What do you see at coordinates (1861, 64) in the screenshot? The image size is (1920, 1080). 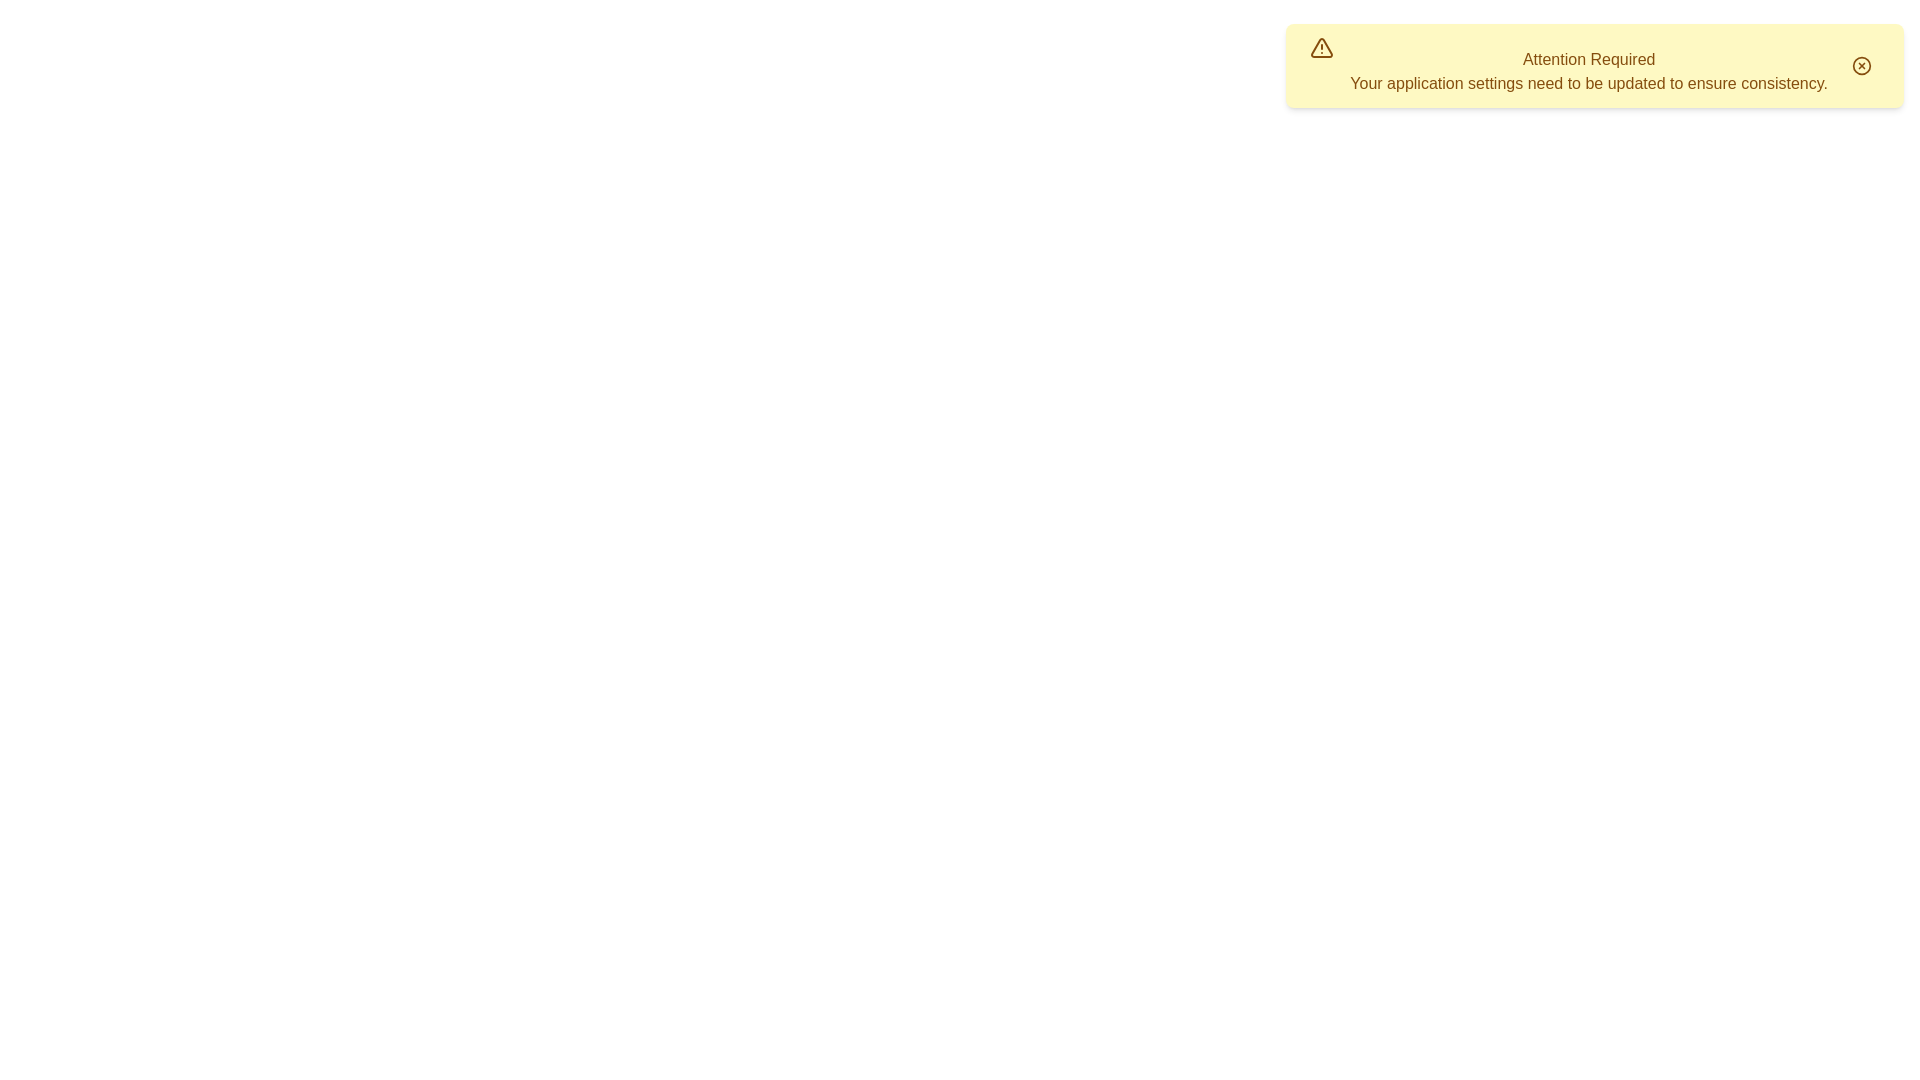 I see `the dismiss/close button icon, which is a circular outline with a diagonal cross, located in the top-right corner of the notification card with a yellow background` at bounding box center [1861, 64].